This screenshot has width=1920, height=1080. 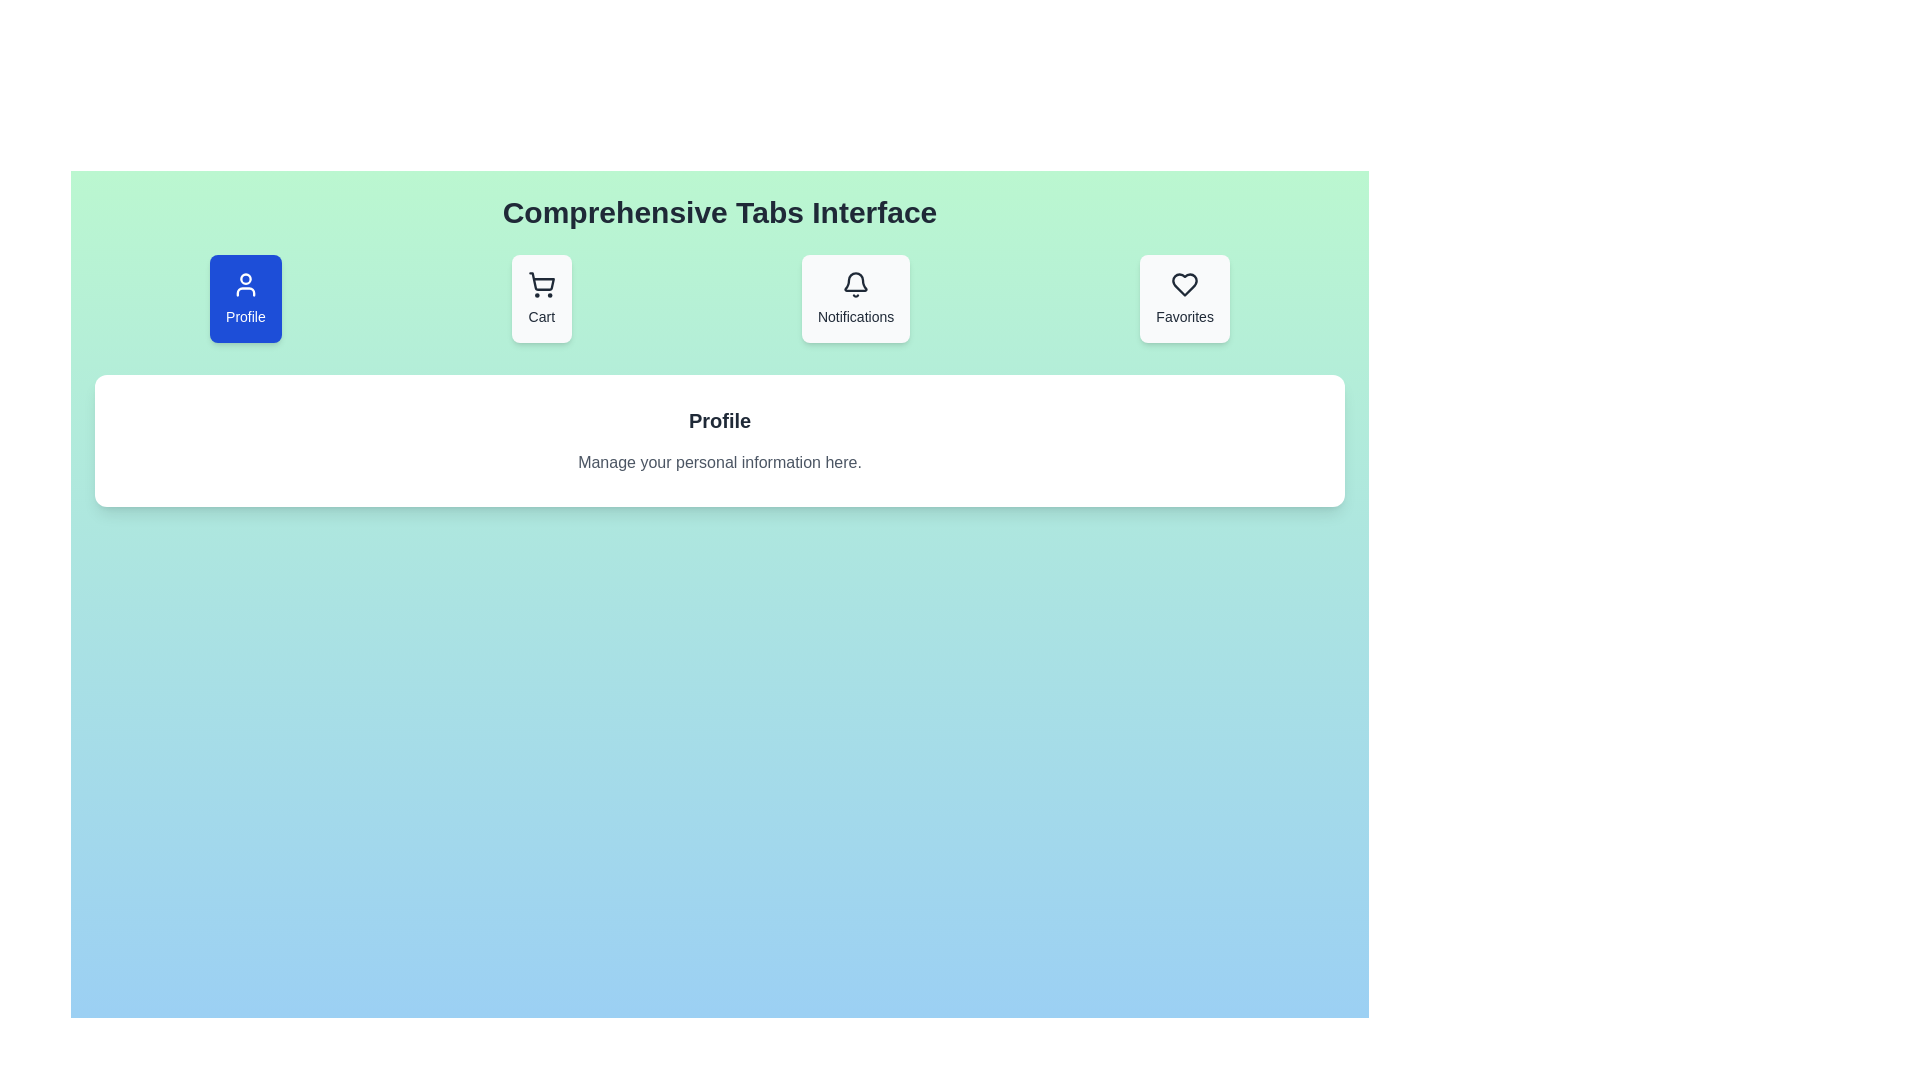 What do you see at coordinates (1185, 285) in the screenshot?
I see `the favorites icon located above the 'Favorites' text label, which symbolizes the favorites feature` at bounding box center [1185, 285].